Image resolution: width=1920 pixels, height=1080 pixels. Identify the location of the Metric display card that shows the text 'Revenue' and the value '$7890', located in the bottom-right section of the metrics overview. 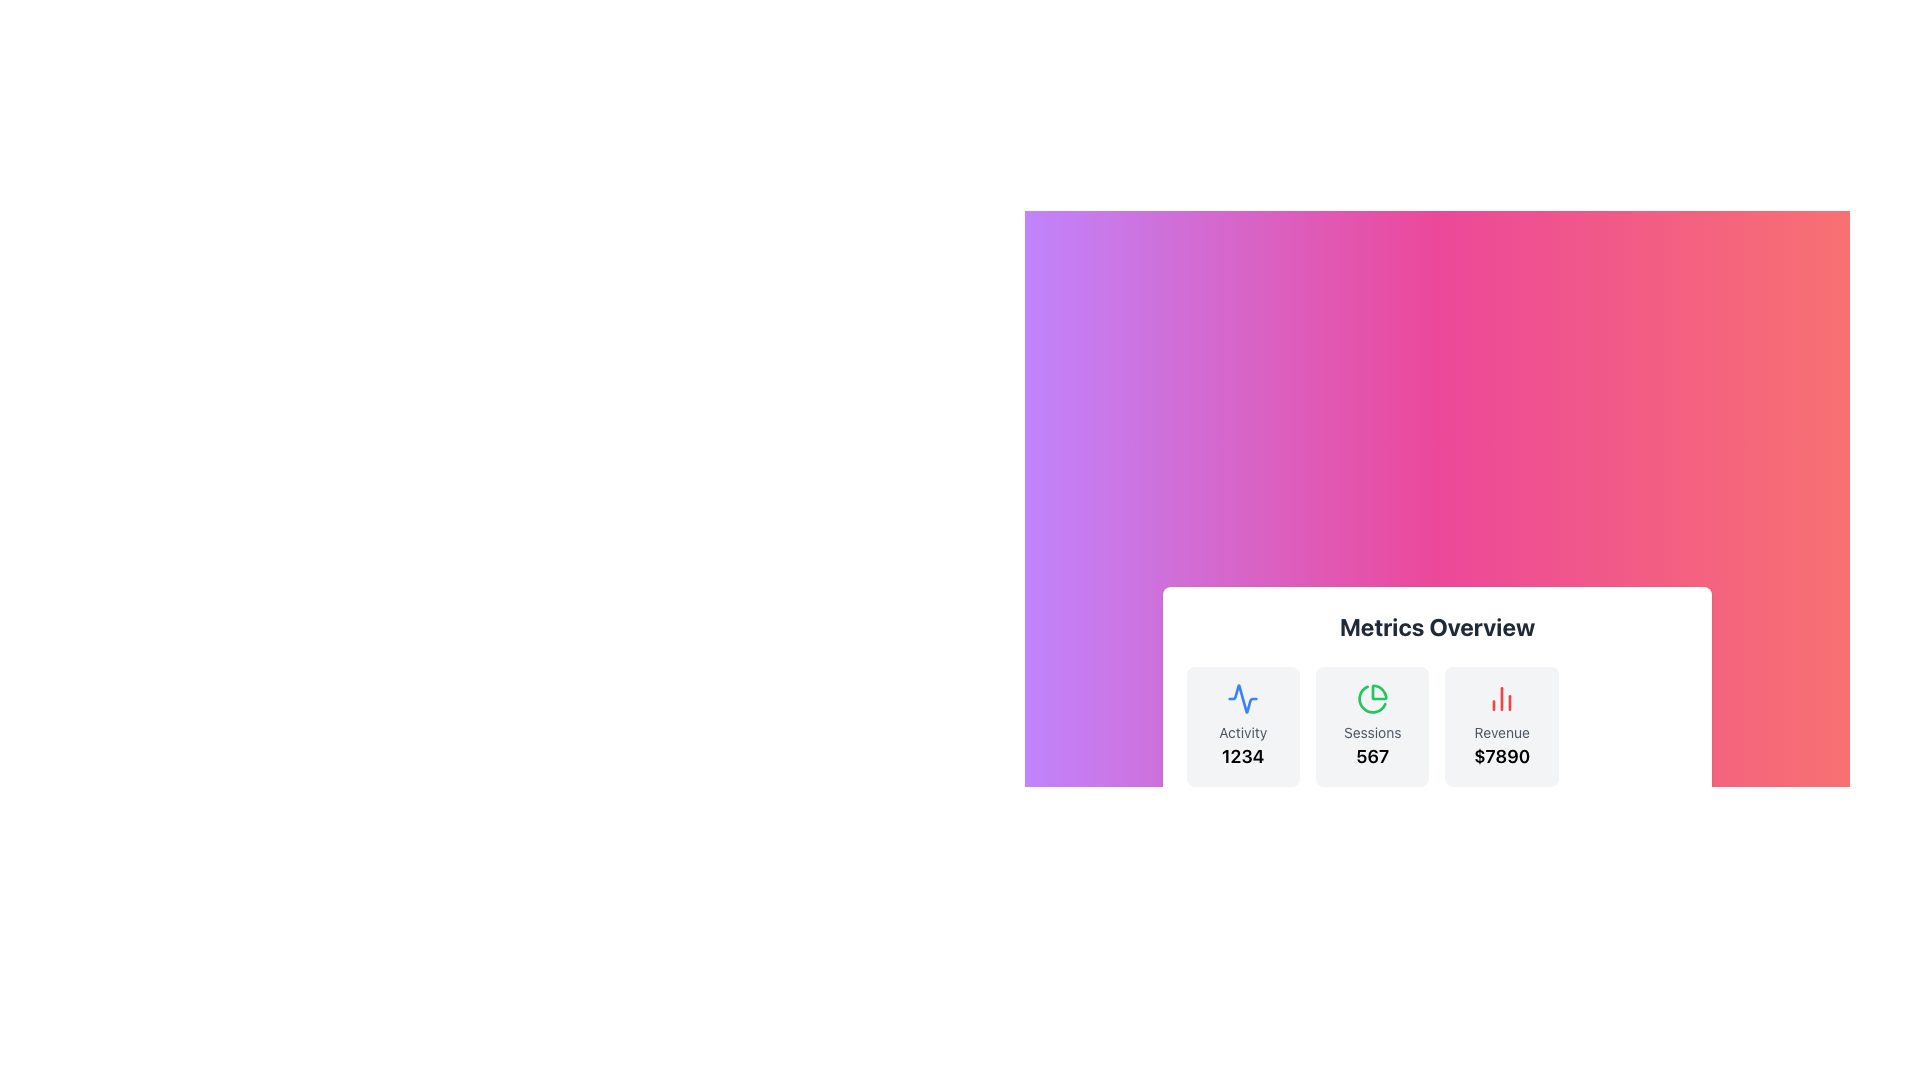
(1502, 726).